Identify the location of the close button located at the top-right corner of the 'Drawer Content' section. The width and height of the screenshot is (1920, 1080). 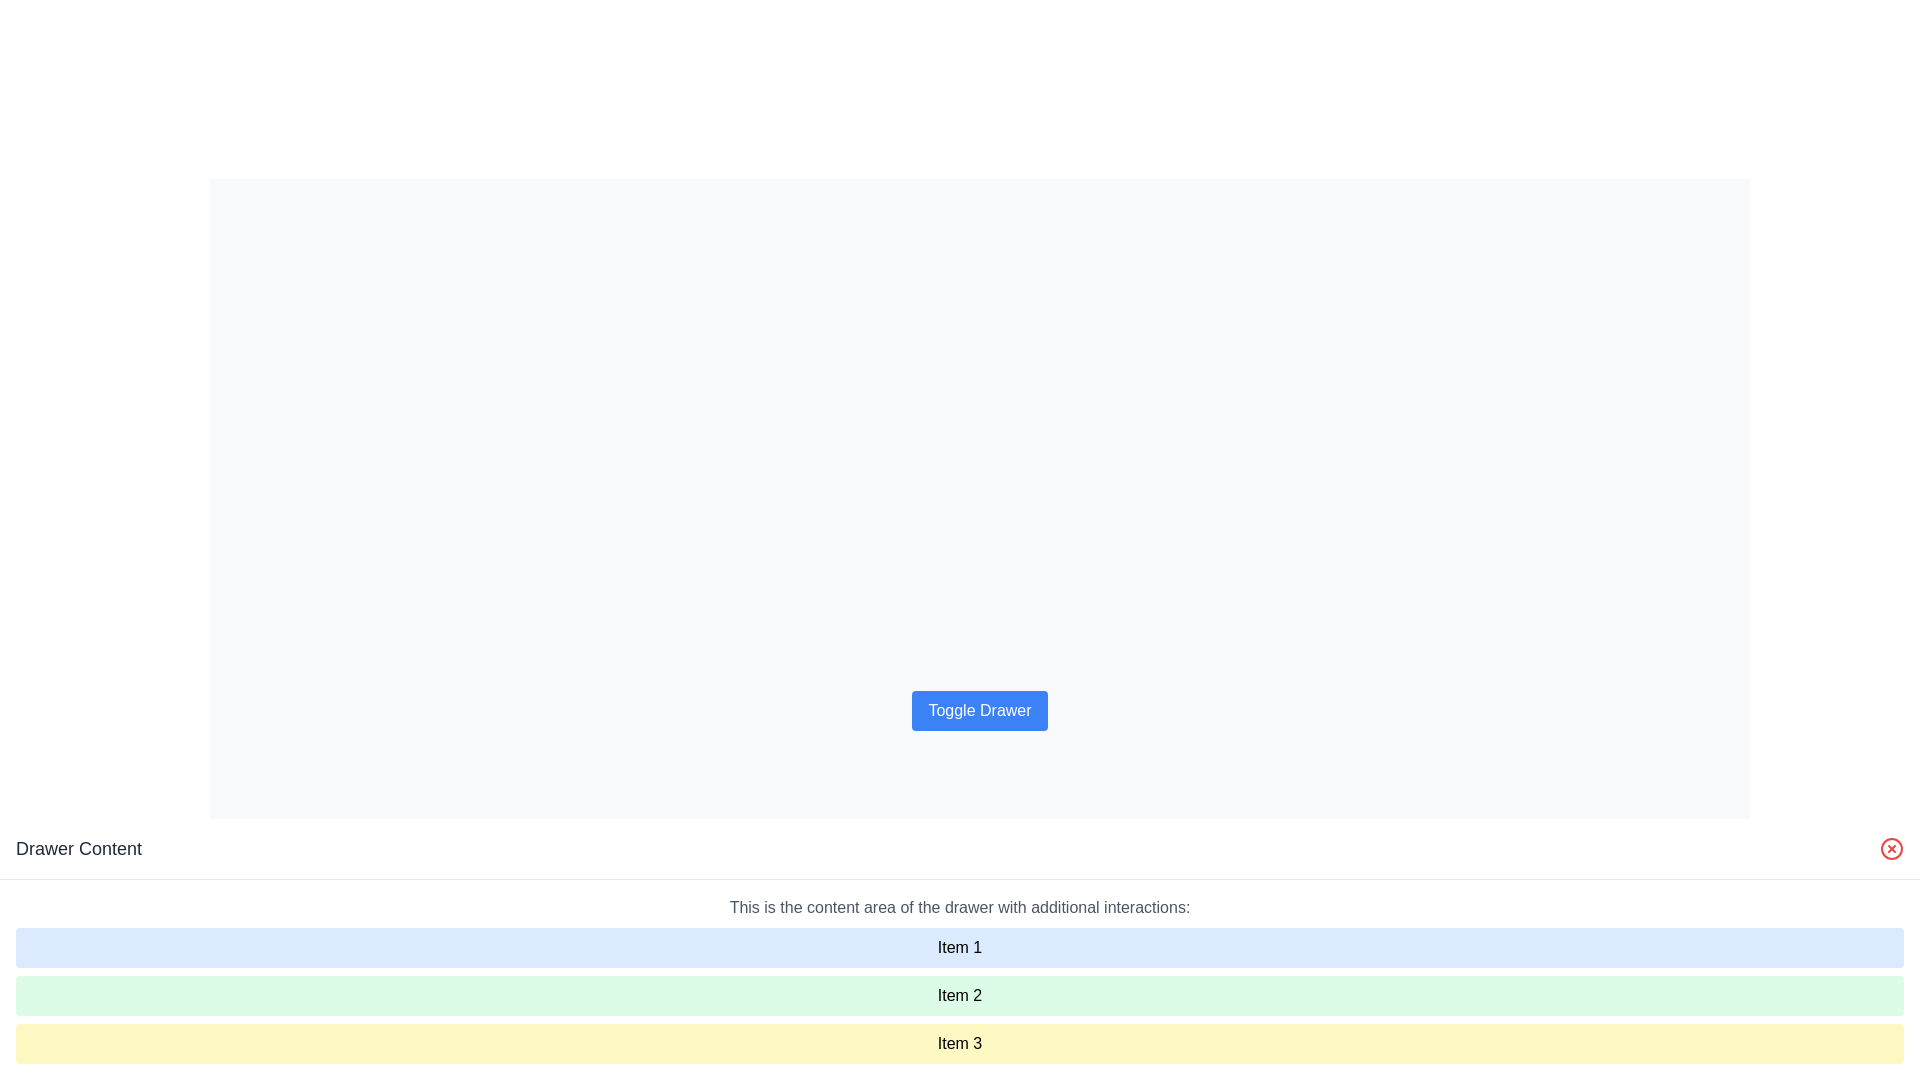
(1890, 848).